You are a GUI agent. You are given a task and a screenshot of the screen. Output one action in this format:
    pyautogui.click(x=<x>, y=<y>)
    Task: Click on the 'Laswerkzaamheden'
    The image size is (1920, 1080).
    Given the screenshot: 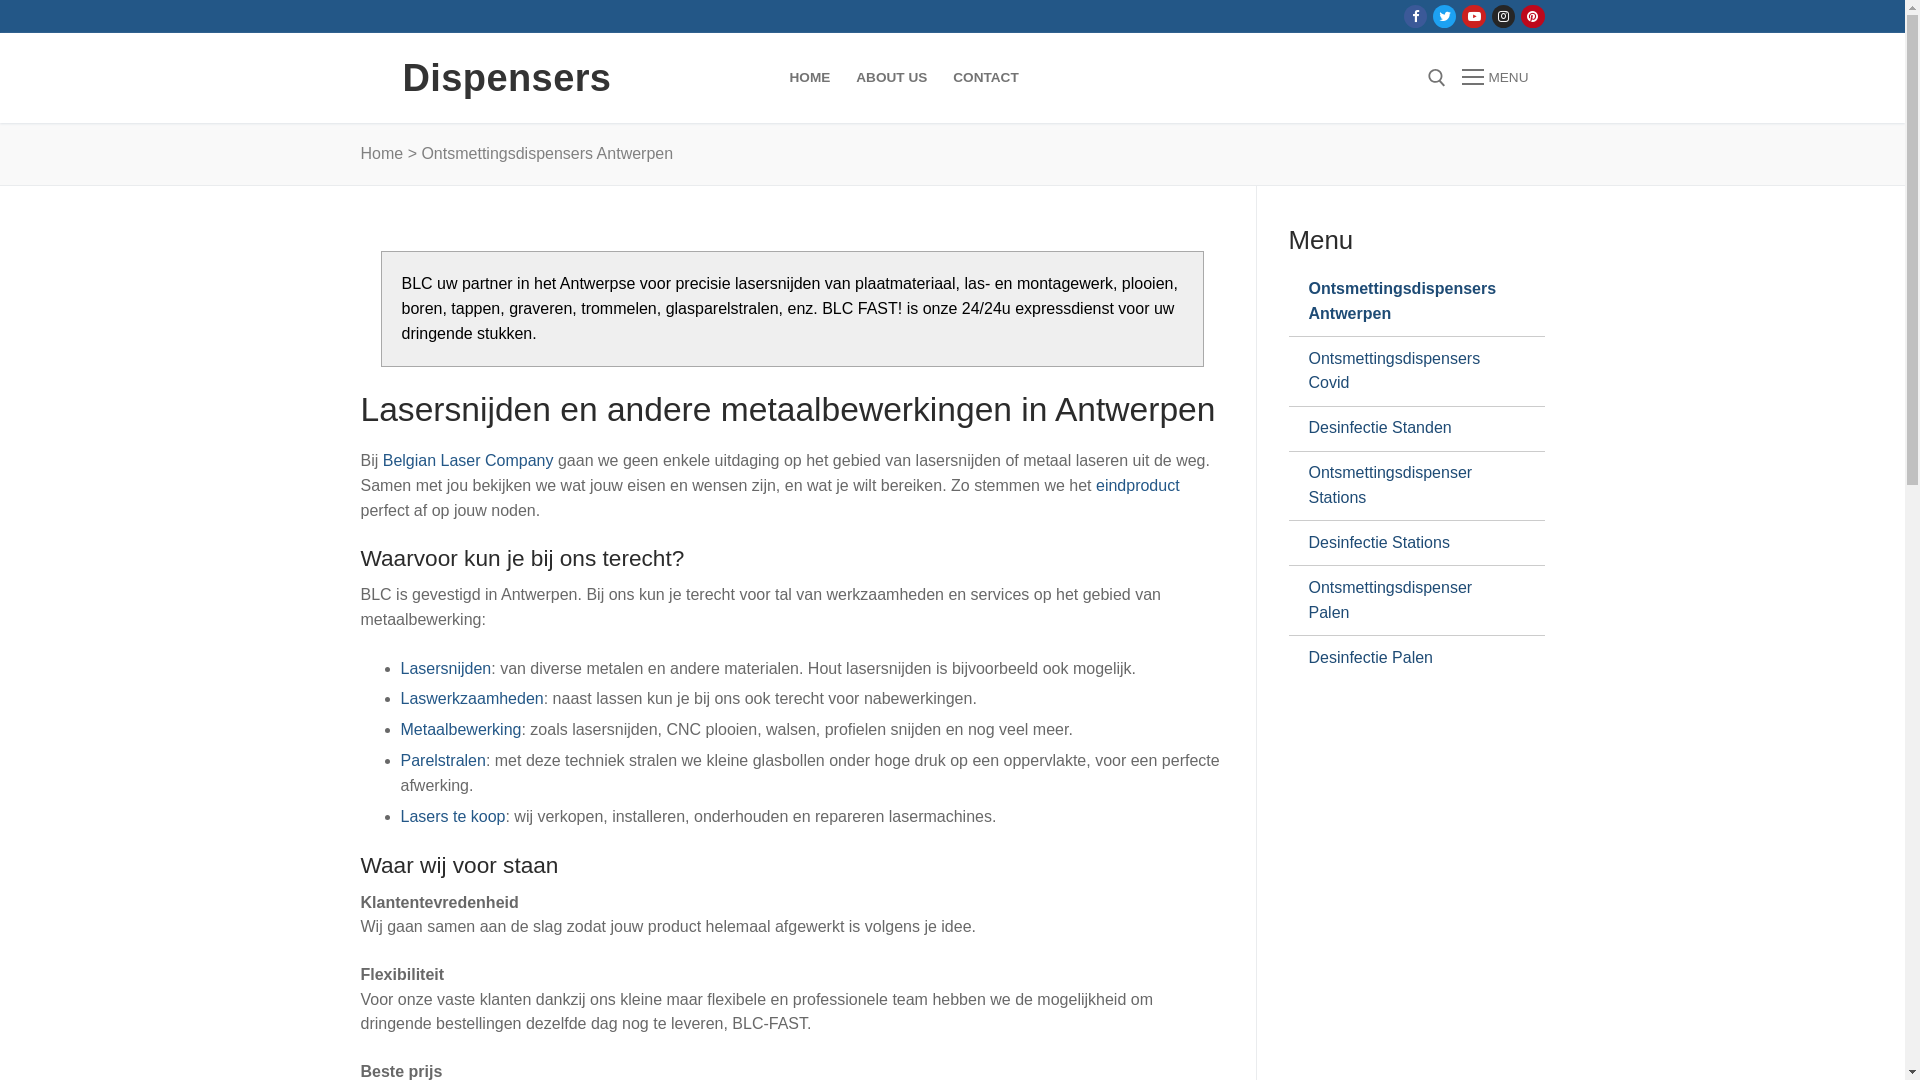 What is the action you would take?
    pyautogui.click(x=470, y=697)
    